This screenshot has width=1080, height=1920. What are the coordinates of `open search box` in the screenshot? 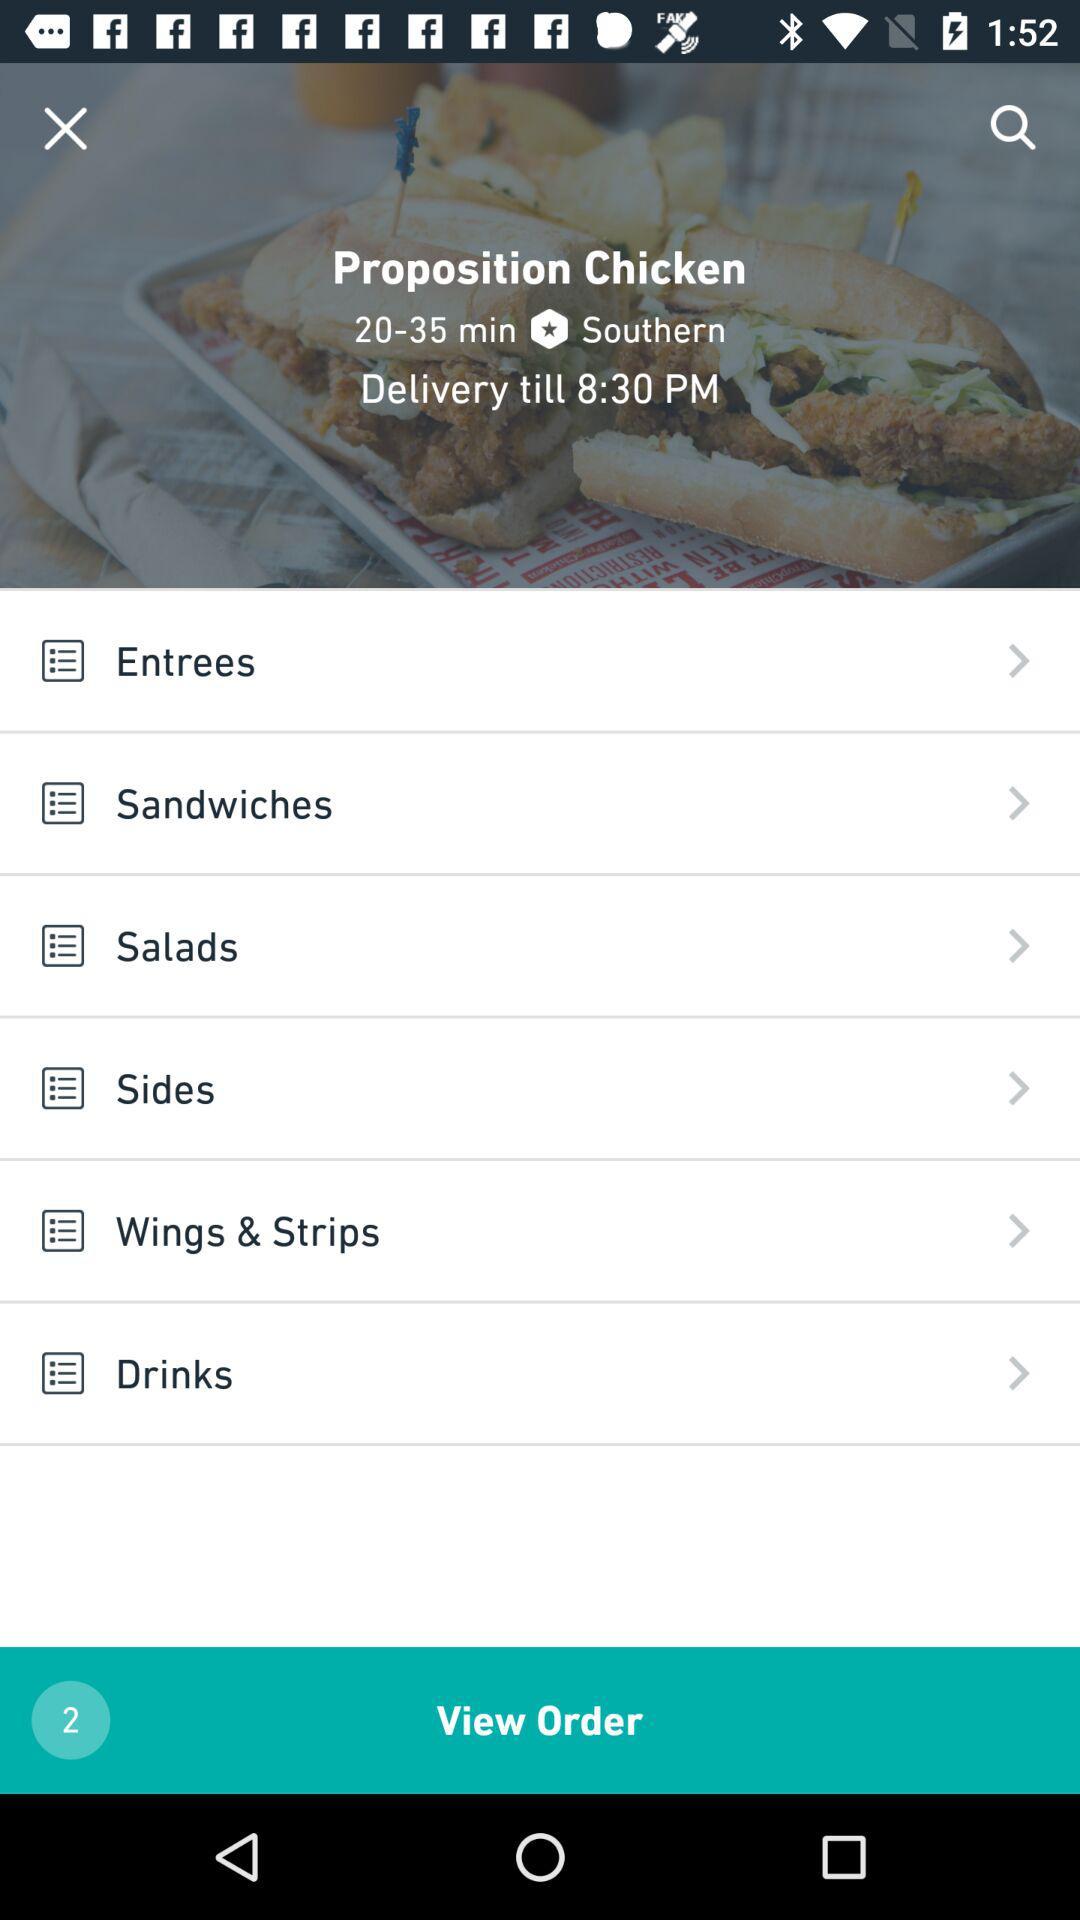 It's located at (1014, 127).